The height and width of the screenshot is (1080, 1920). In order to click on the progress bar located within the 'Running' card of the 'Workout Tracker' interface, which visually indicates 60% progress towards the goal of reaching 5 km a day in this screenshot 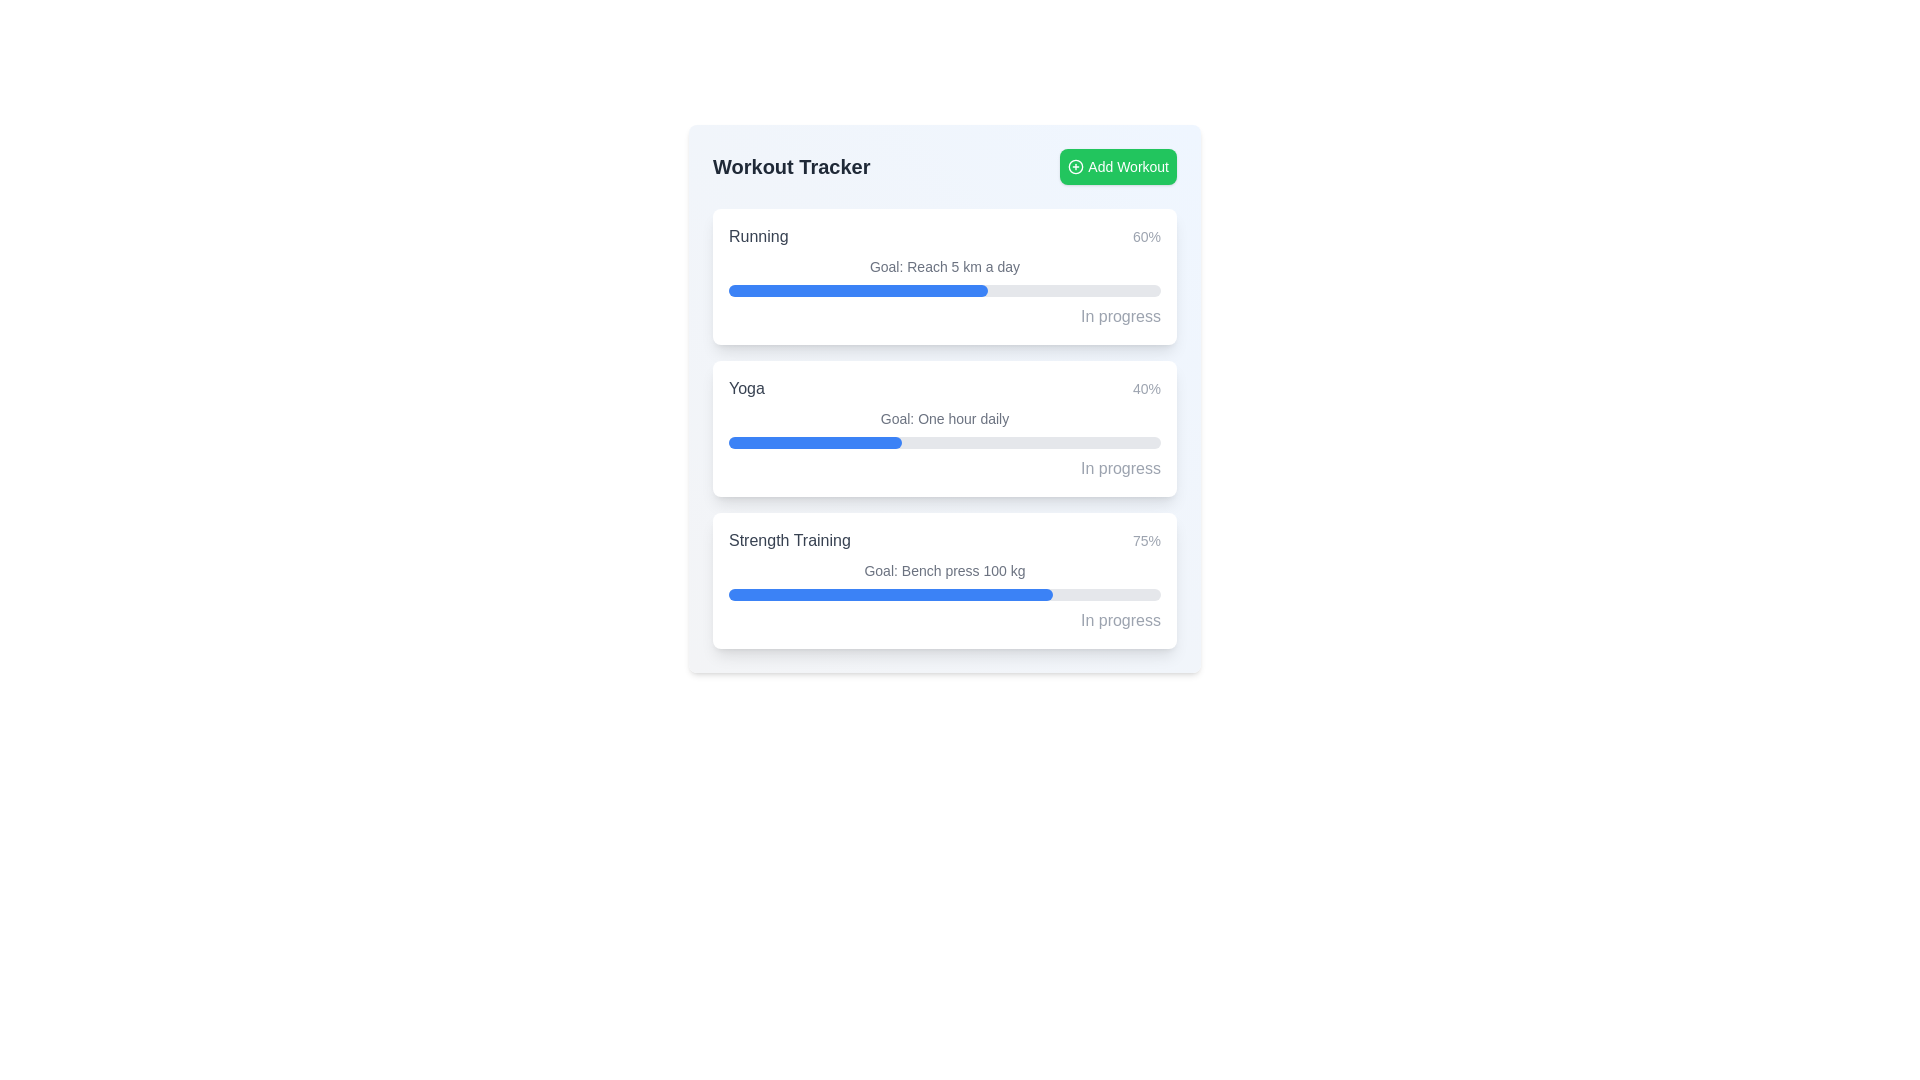, I will do `click(944, 290)`.